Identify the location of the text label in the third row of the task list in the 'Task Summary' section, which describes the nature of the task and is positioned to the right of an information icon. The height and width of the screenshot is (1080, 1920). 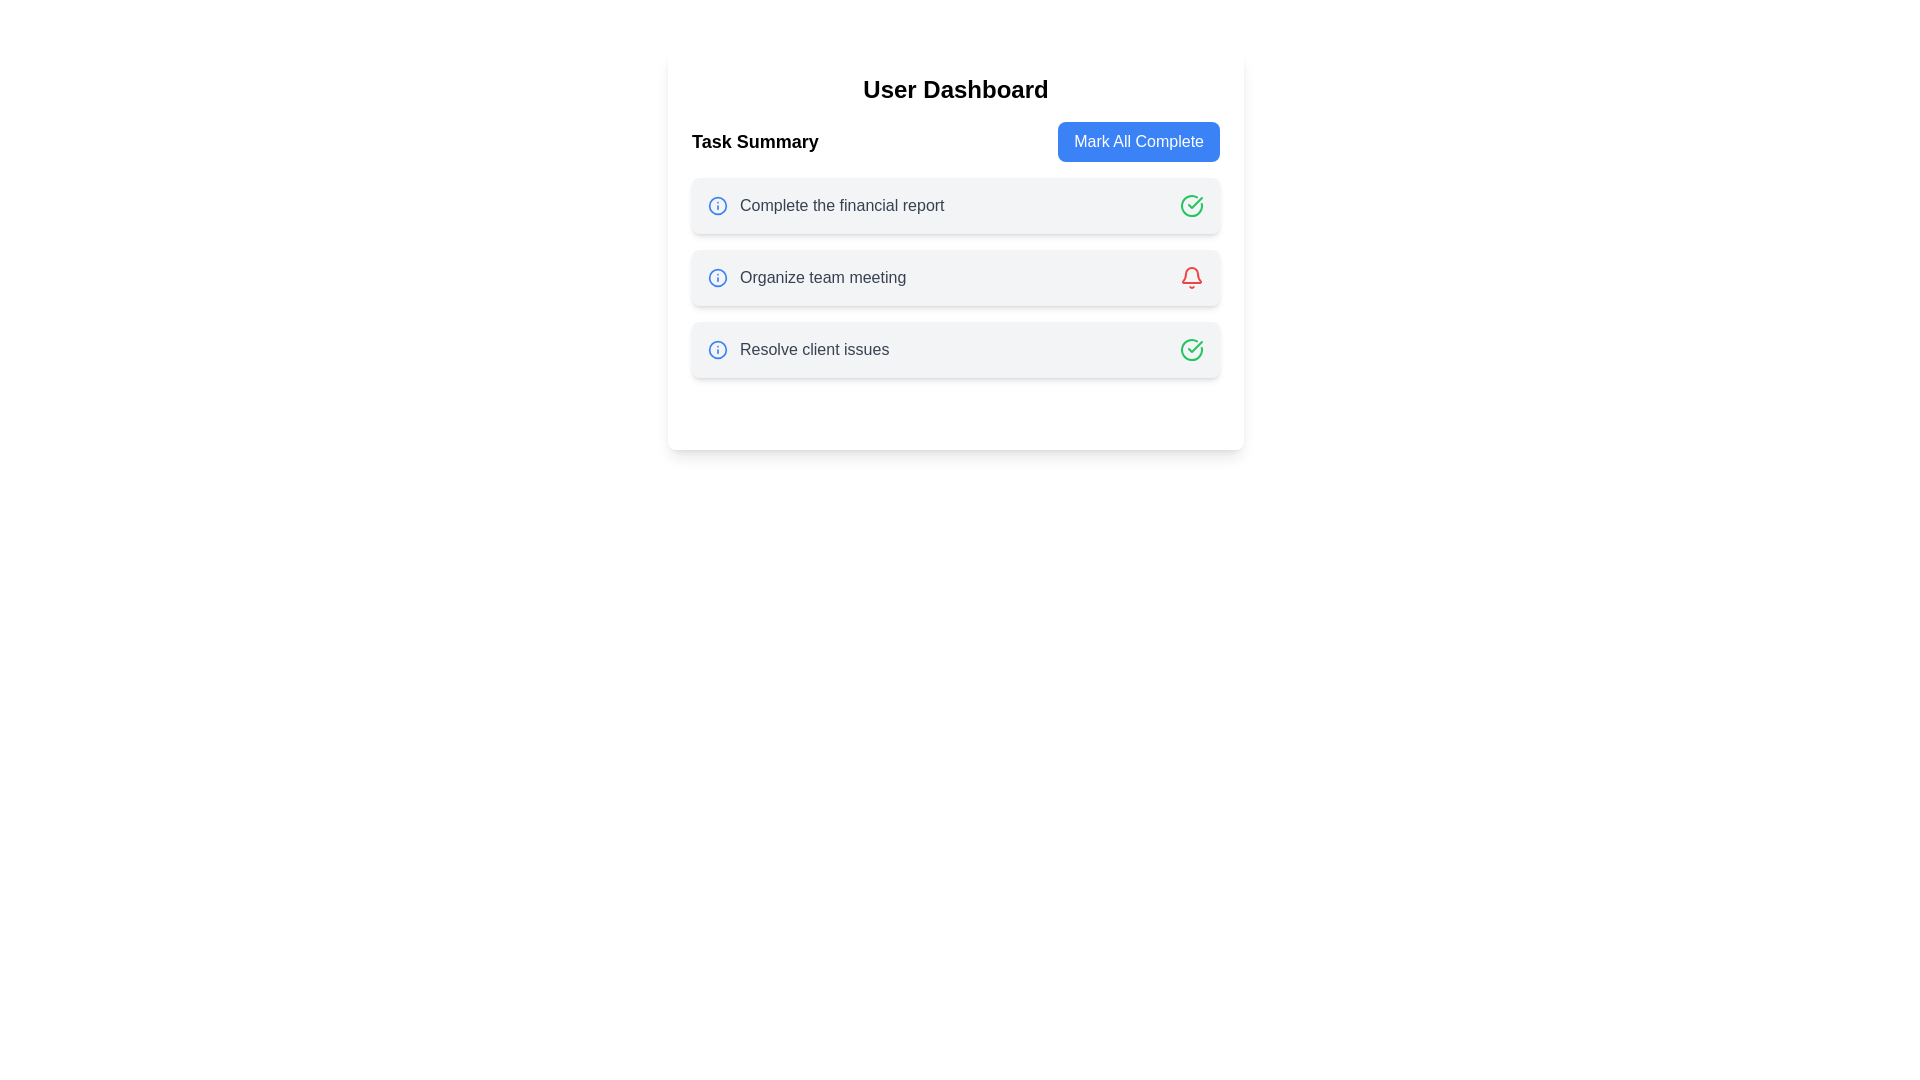
(814, 349).